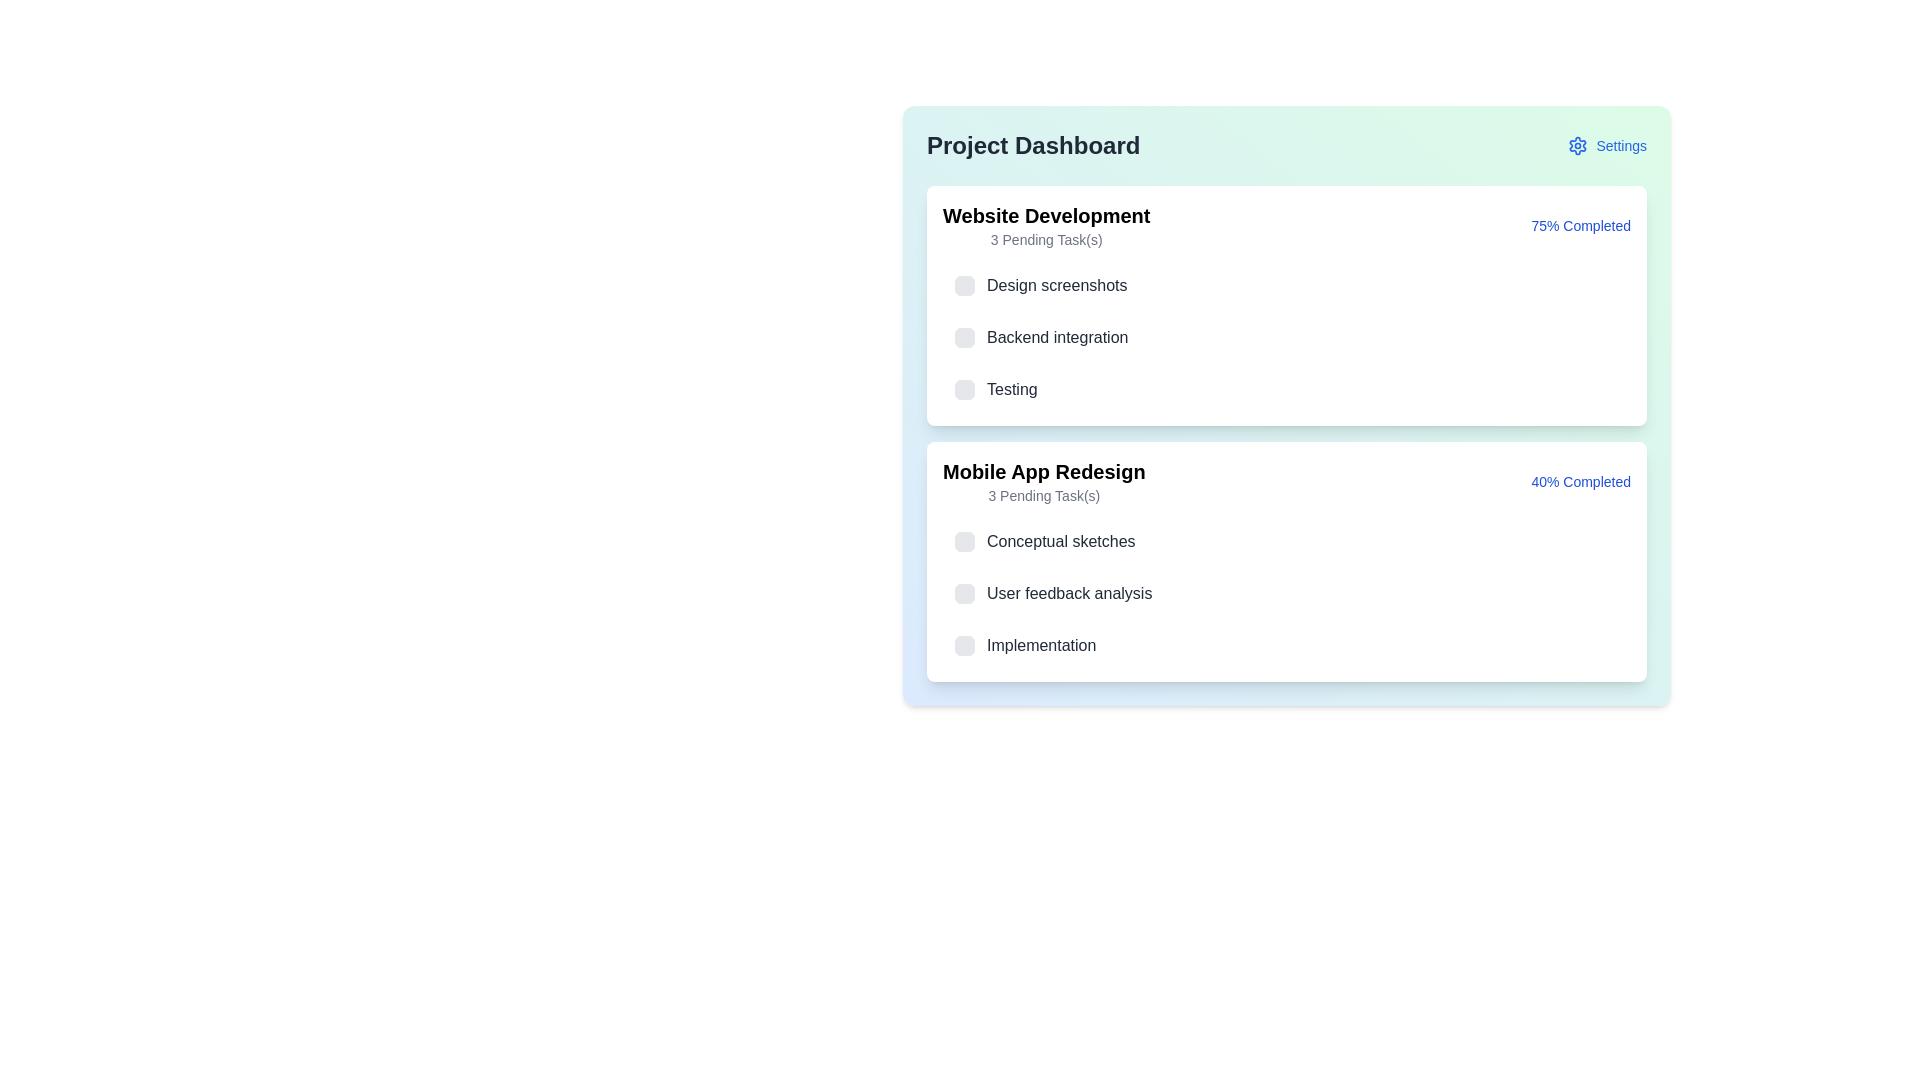 This screenshot has height=1080, width=1920. Describe the element at coordinates (1577, 145) in the screenshot. I see `the gear-shaped icon located on the top-right corner of the interface` at that location.